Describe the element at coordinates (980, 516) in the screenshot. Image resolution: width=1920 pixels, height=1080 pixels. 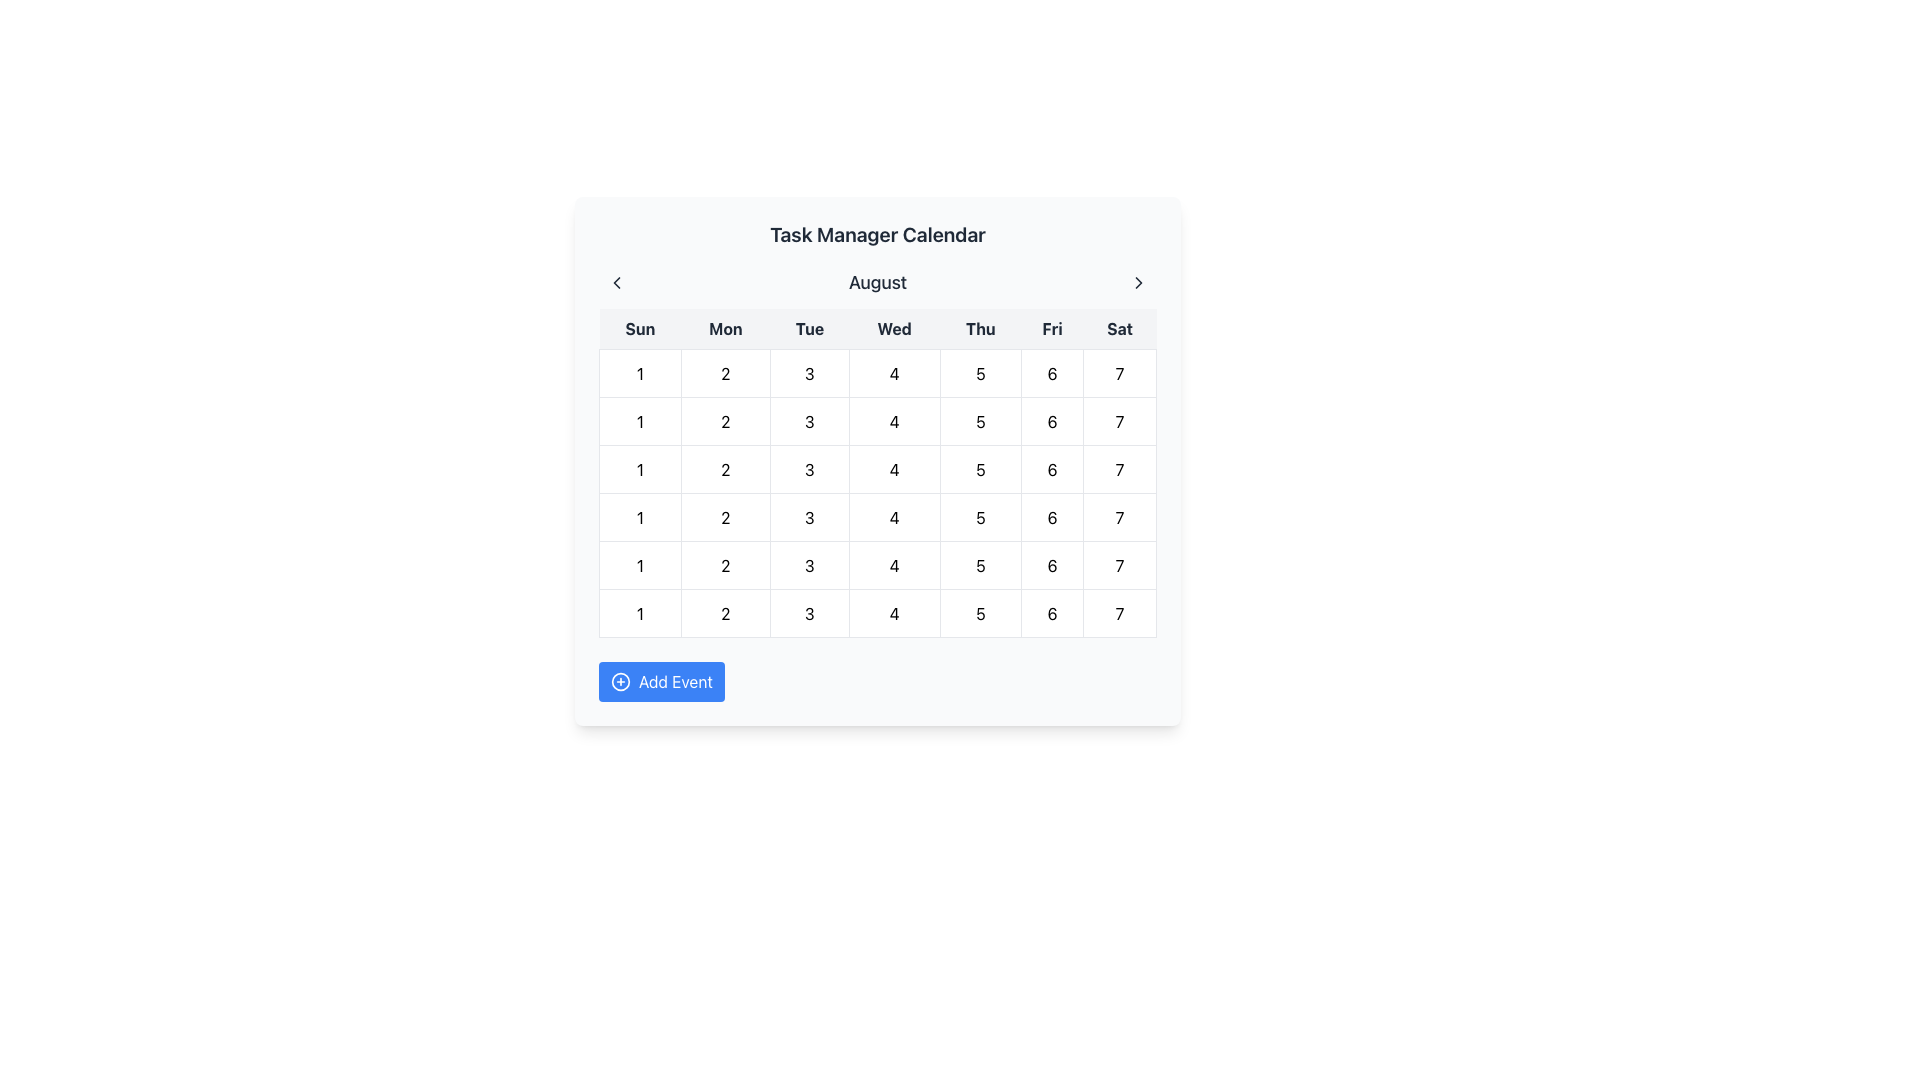
I see `the grid cell displaying the number '5'` at that location.